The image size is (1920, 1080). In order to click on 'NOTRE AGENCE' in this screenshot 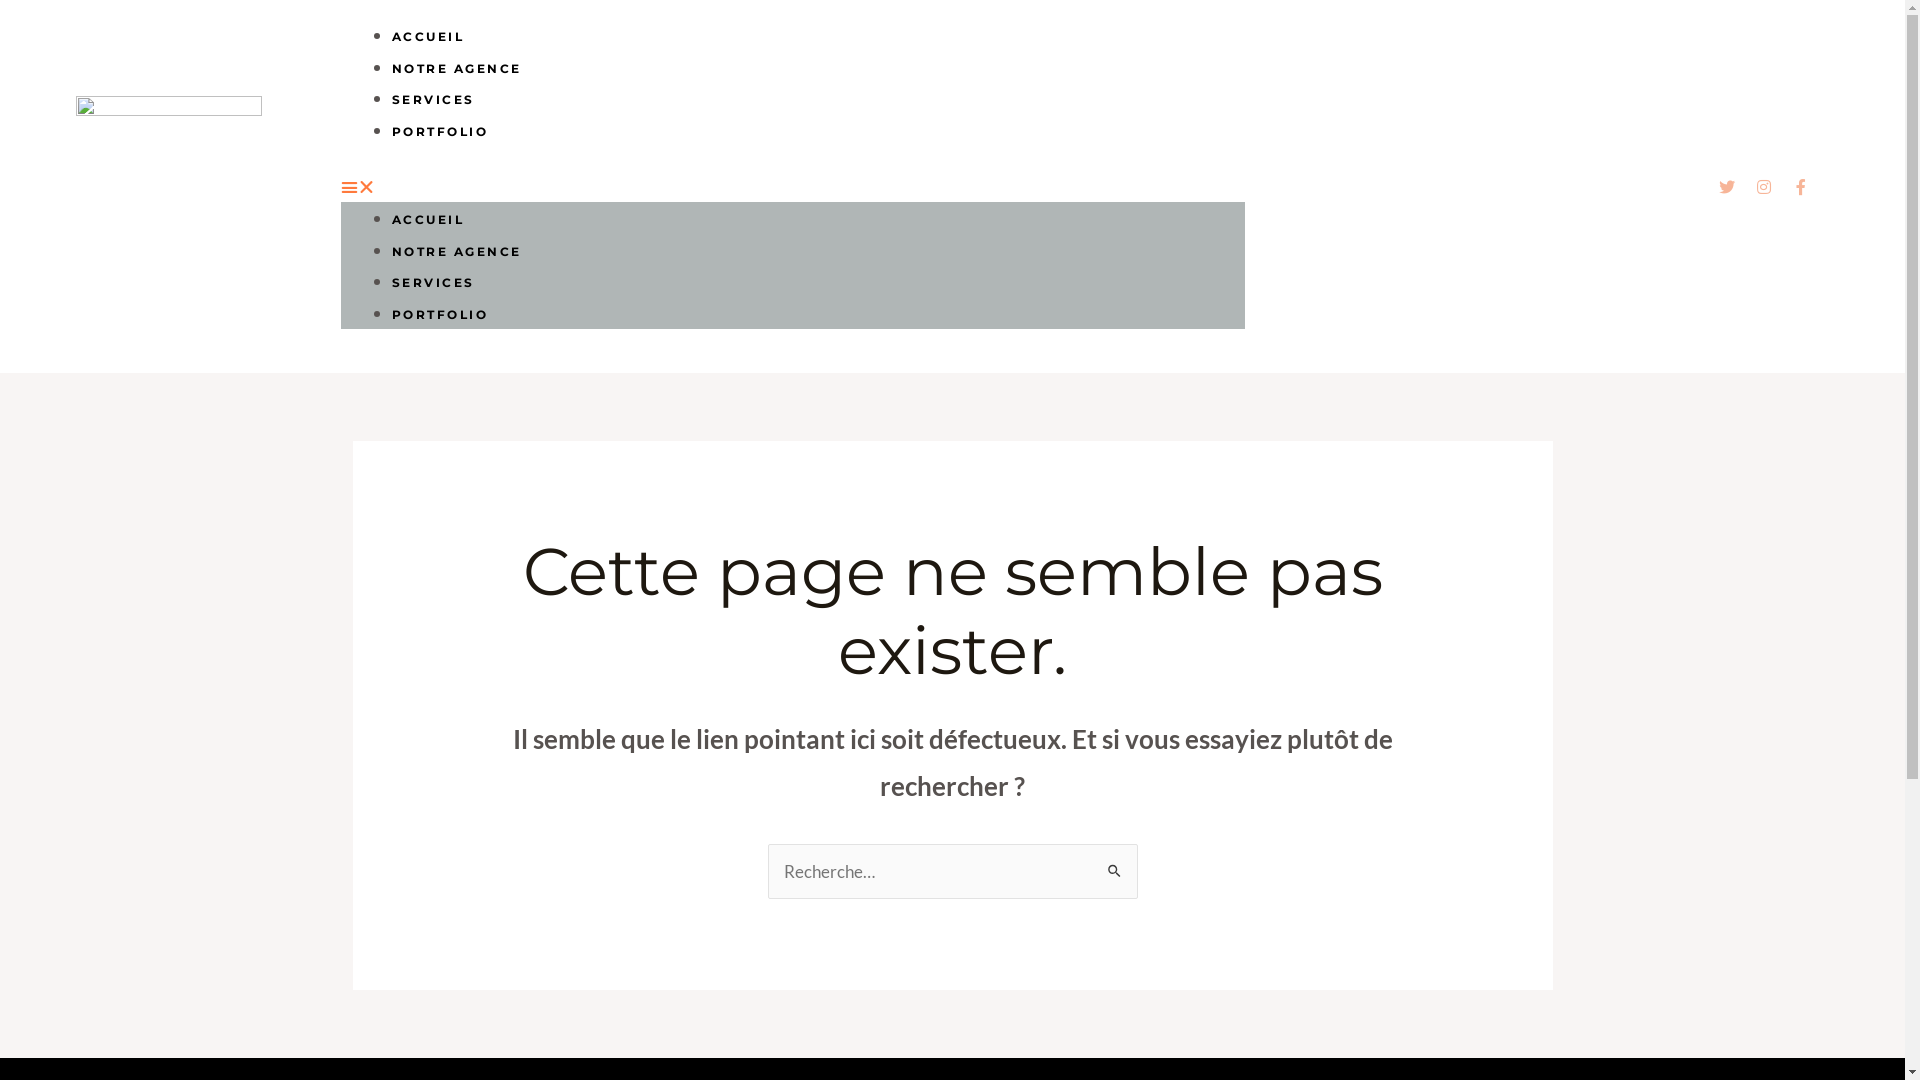, I will do `click(455, 67)`.